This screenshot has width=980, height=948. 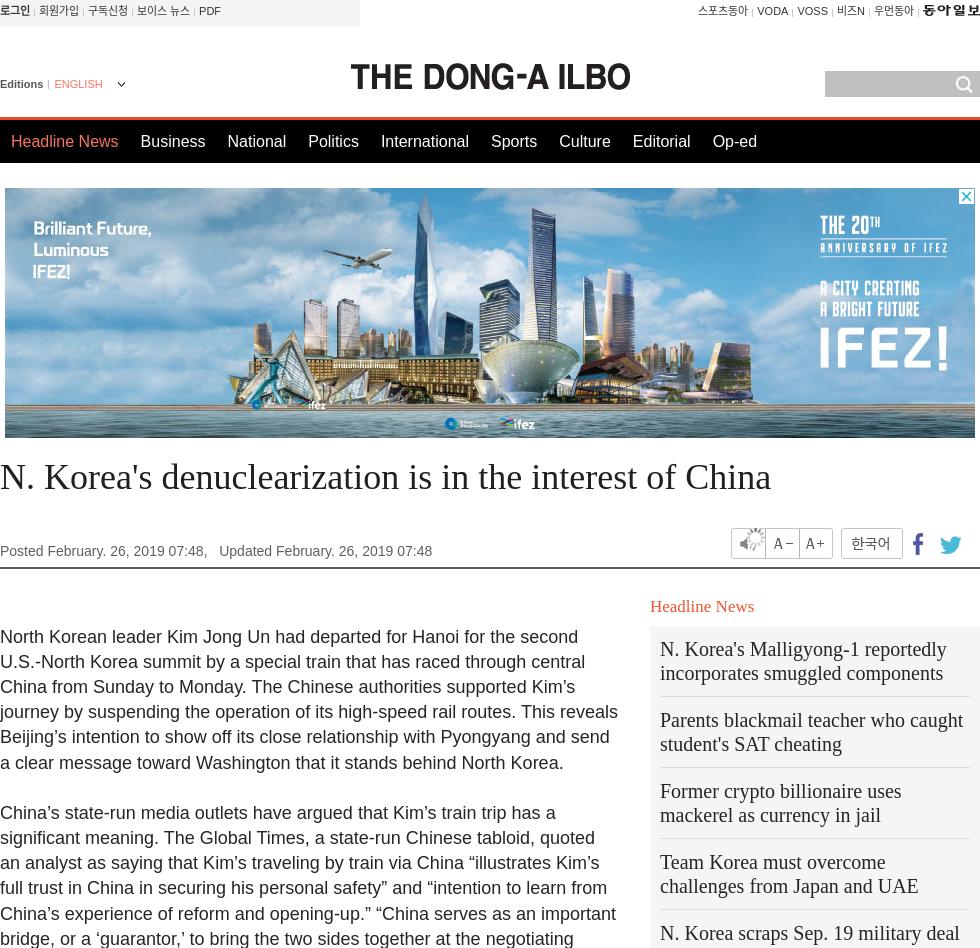 I want to click on 'Sports', so click(x=513, y=140).